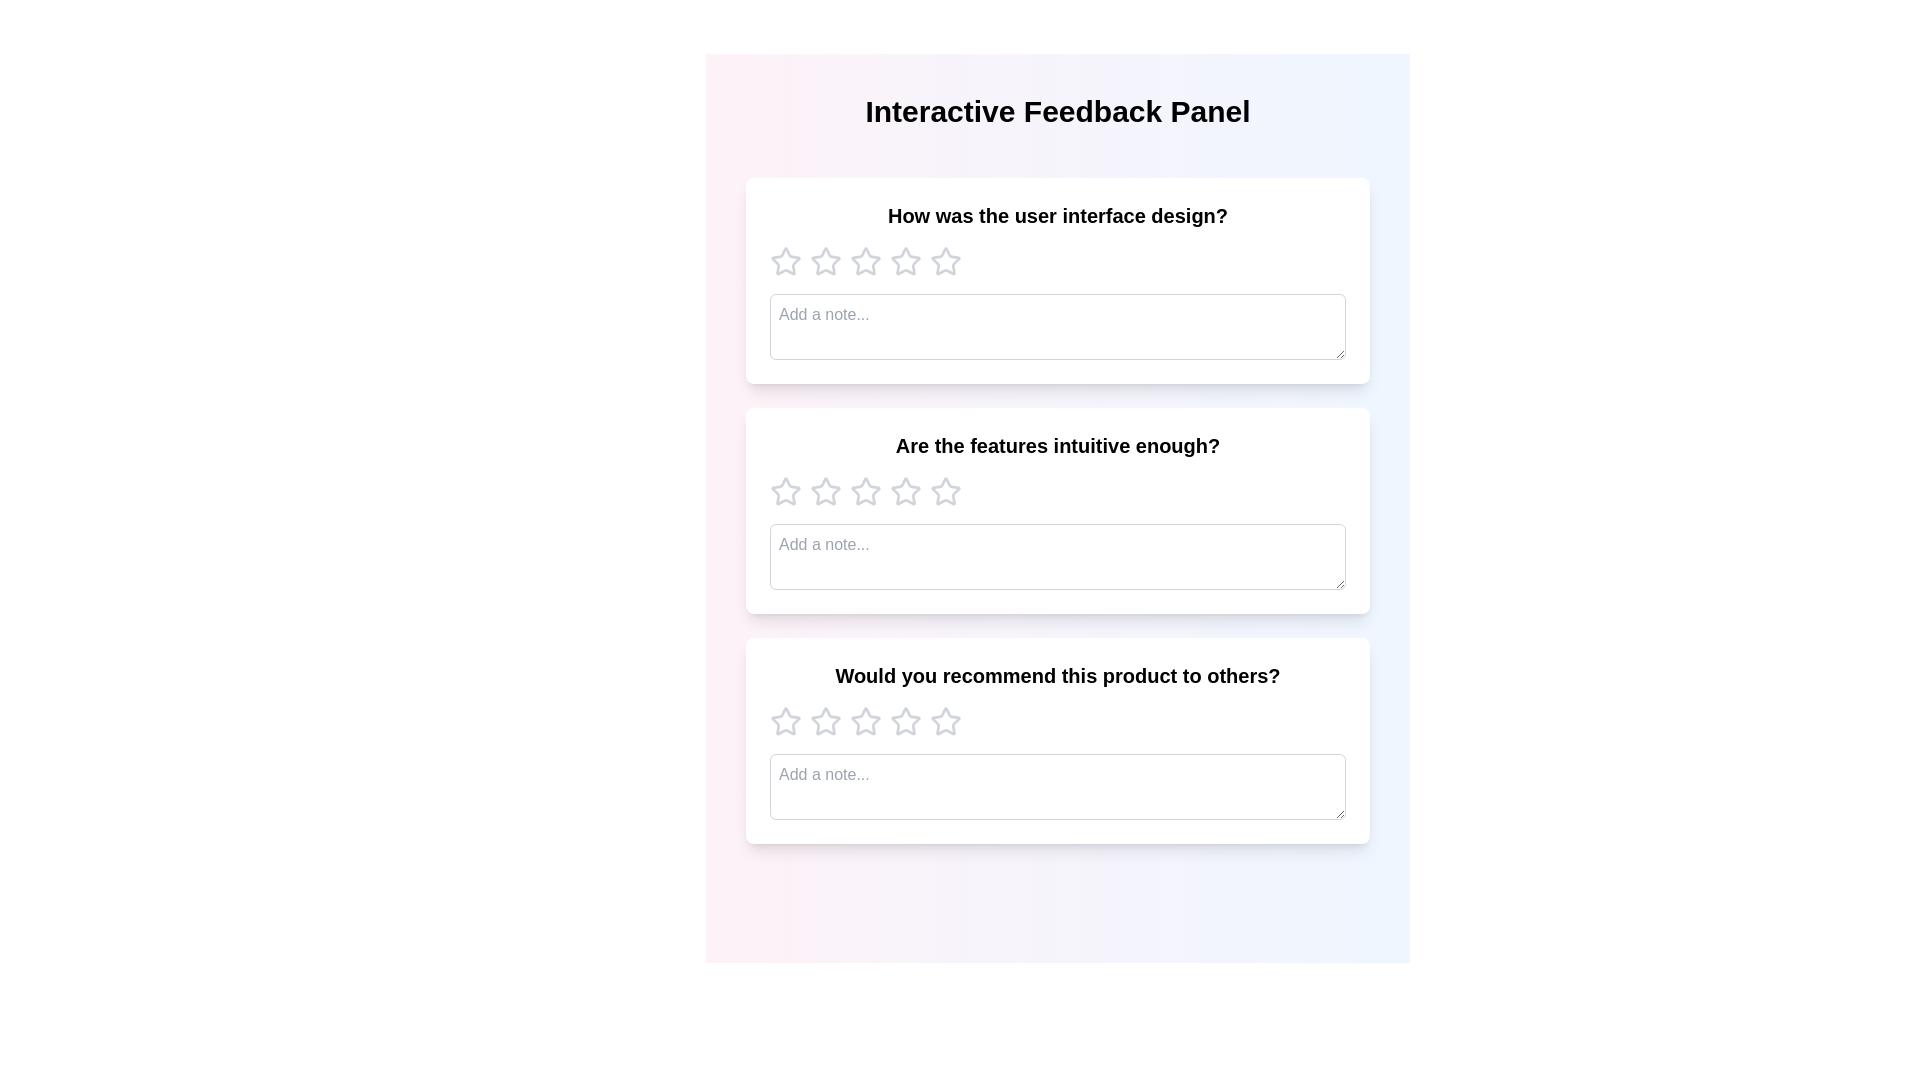  What do you see at coordinates (1056, 785) in the screenshot?
I see `the text area below the feedback prompt 'Would you recommend this product to others?' and enter the text '<user_input>'` at bounding box center [1056, 785].